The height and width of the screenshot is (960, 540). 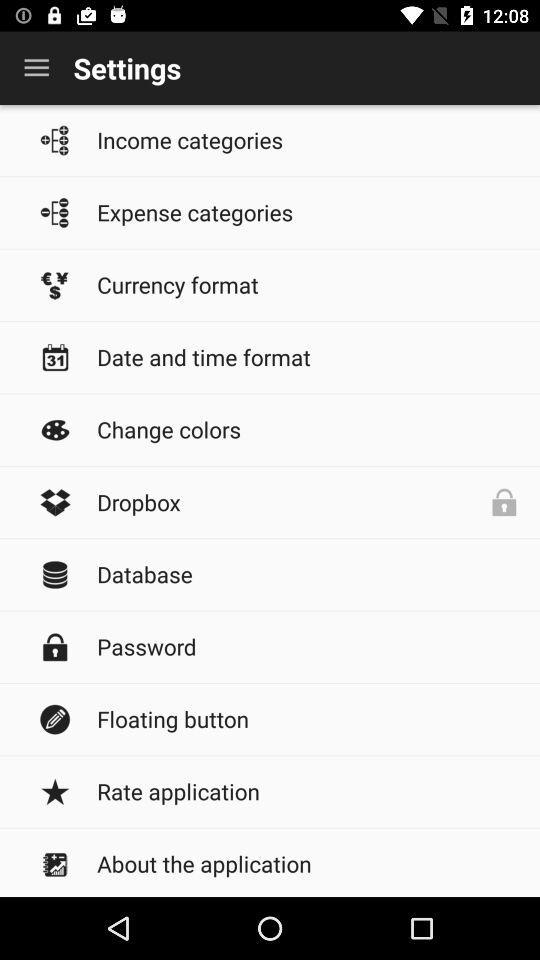 What do you see at coordinates (308, 429) in the screenshot?
I see `the icon below date and time icon` at bounding box center [308, 429].